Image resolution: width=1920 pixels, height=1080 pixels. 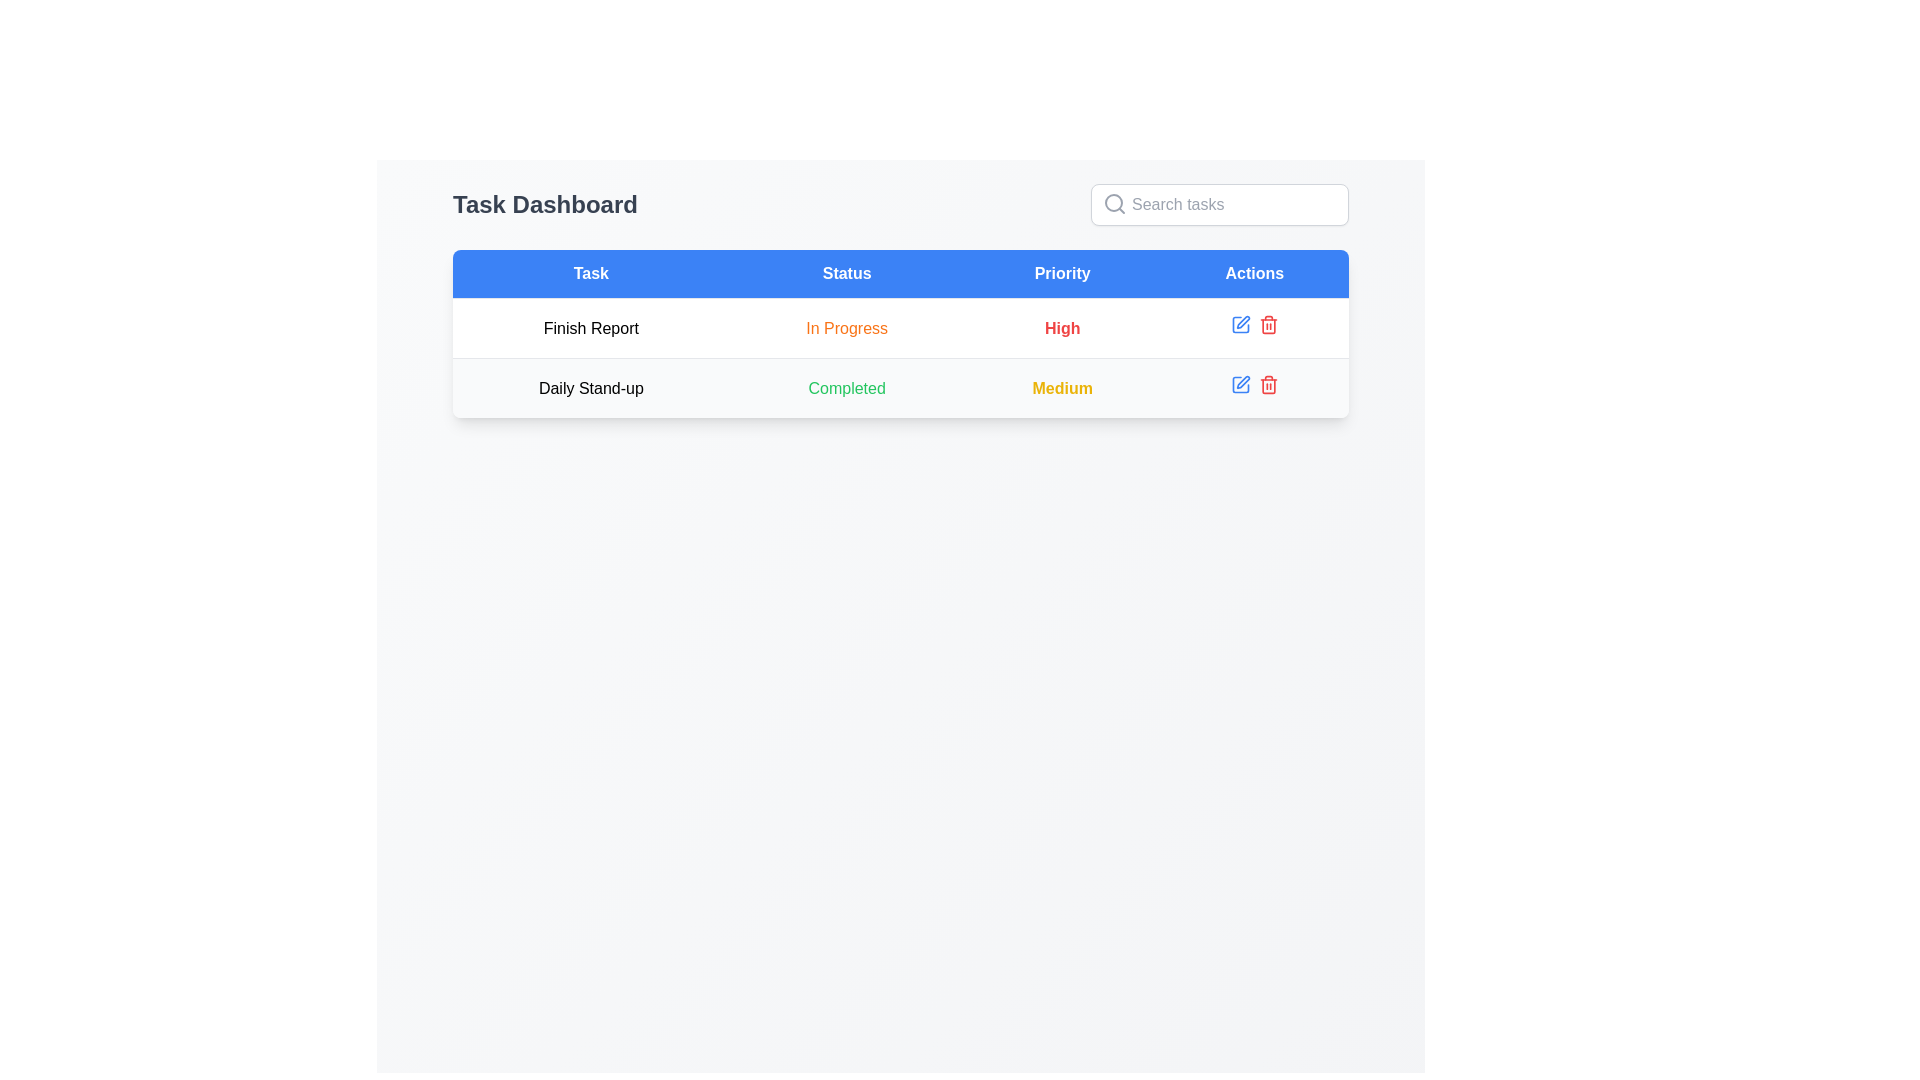 What do you see at coordinates (545, 204) in the screenshot?
I see `the static text label that serves as the header for the task management dashboard, located at the upper-left area of the interface` at bounding box center [545, 204].